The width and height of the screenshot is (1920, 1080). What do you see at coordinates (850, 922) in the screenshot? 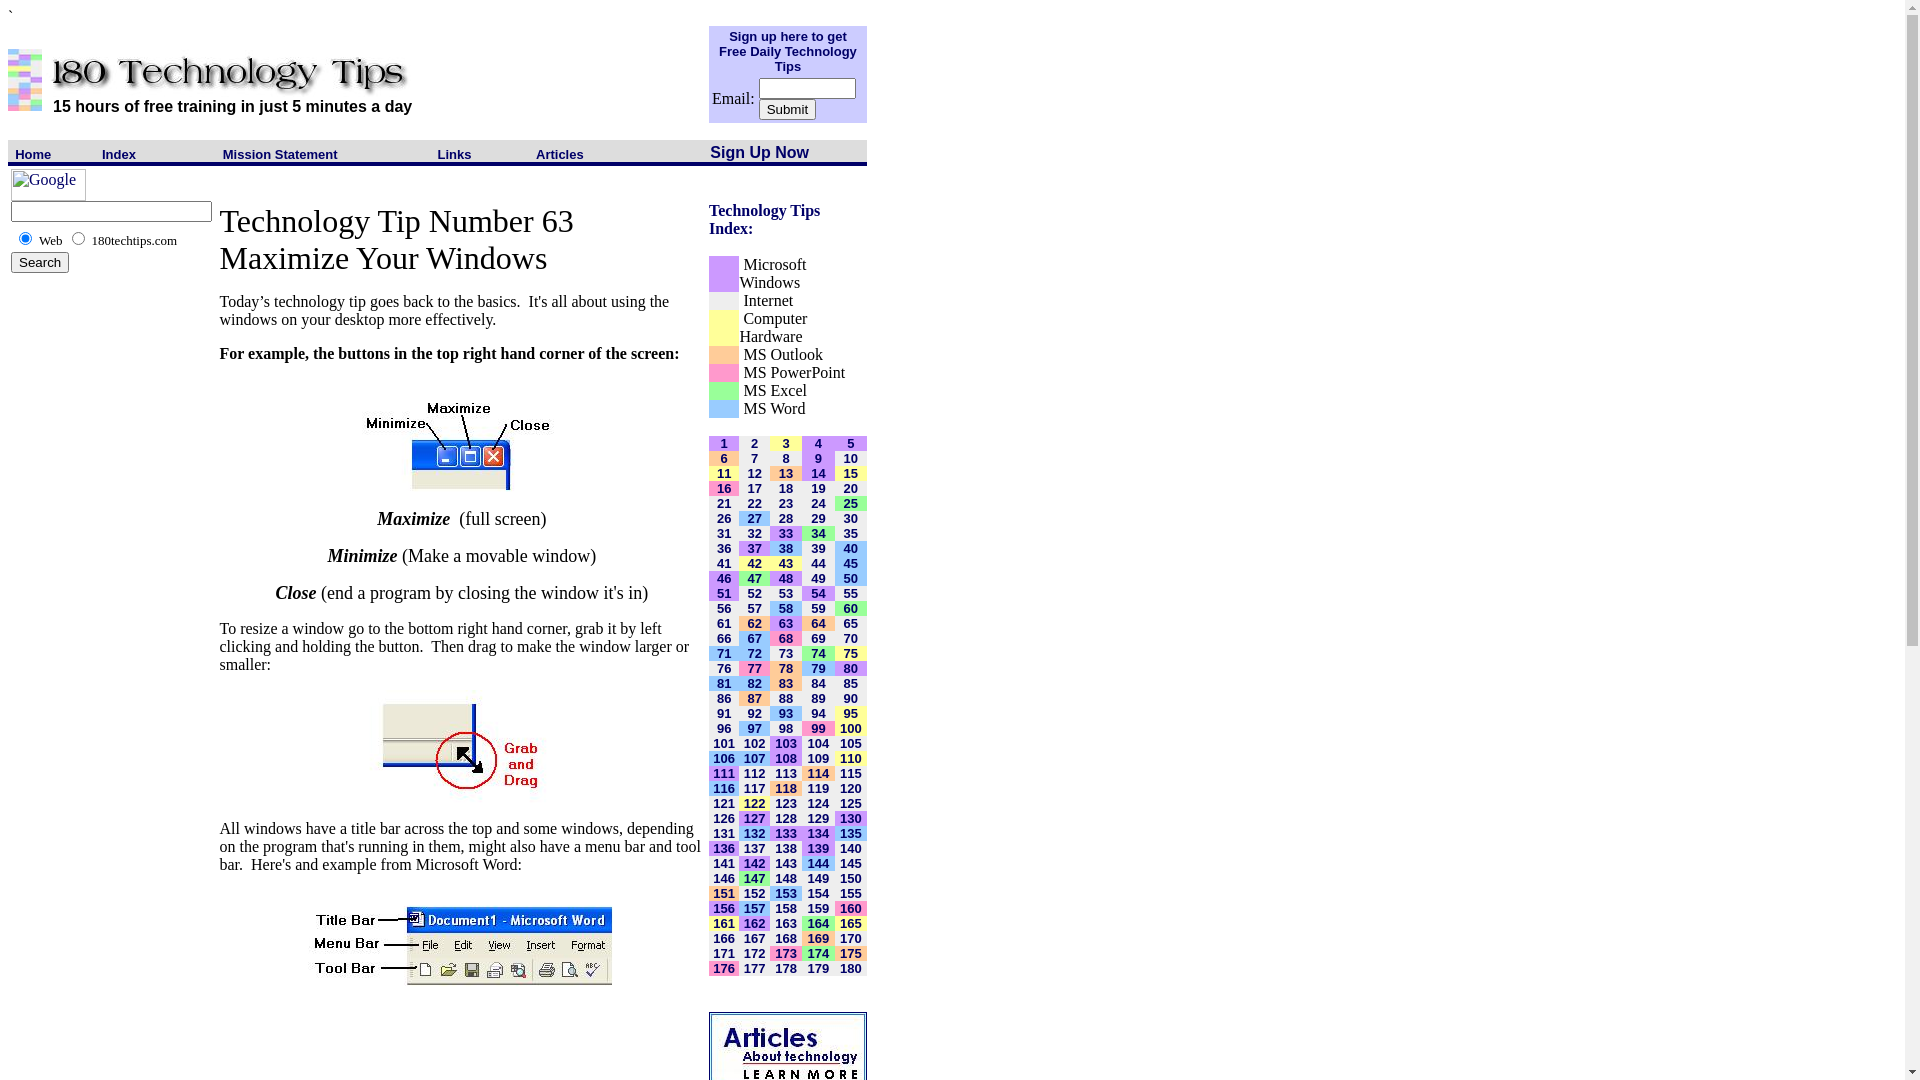
I see `'165'` at bounding box center [850, 922].